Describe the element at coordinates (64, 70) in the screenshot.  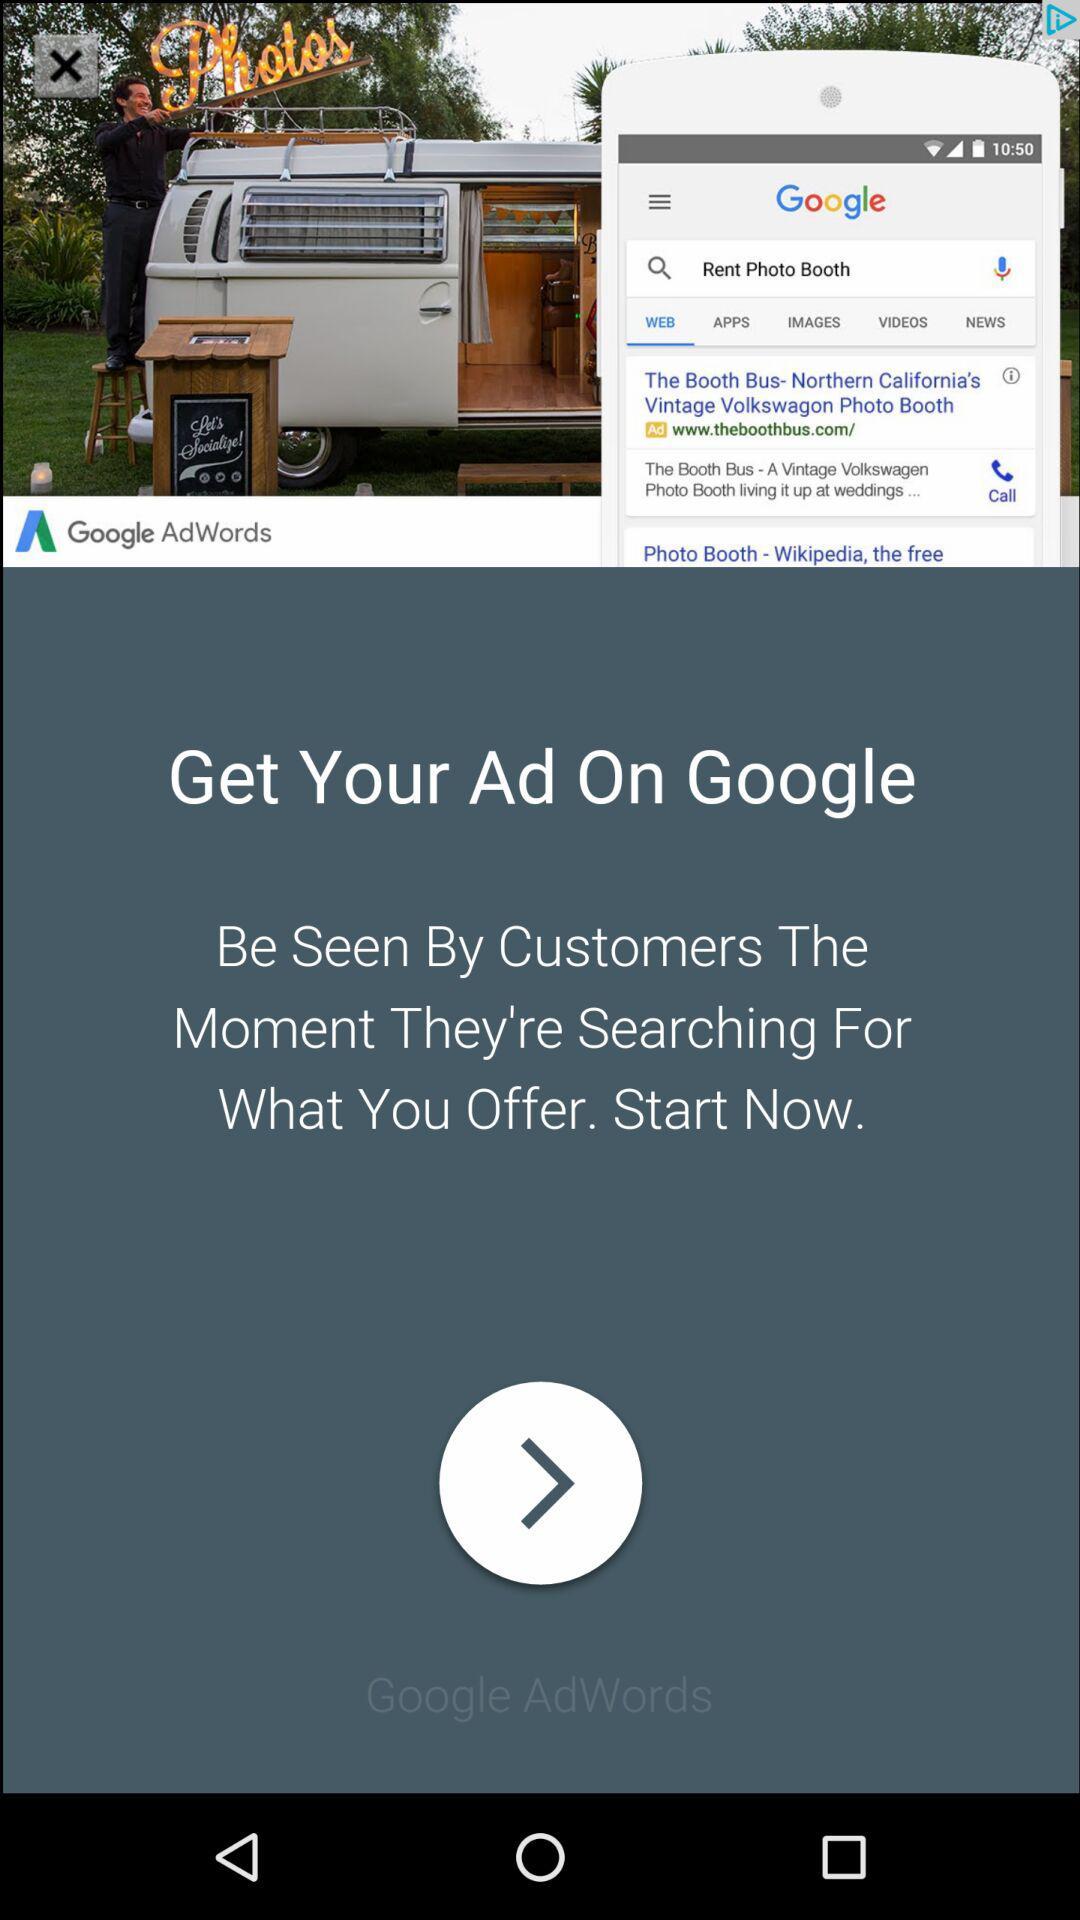
I see `the close icon` at that location.